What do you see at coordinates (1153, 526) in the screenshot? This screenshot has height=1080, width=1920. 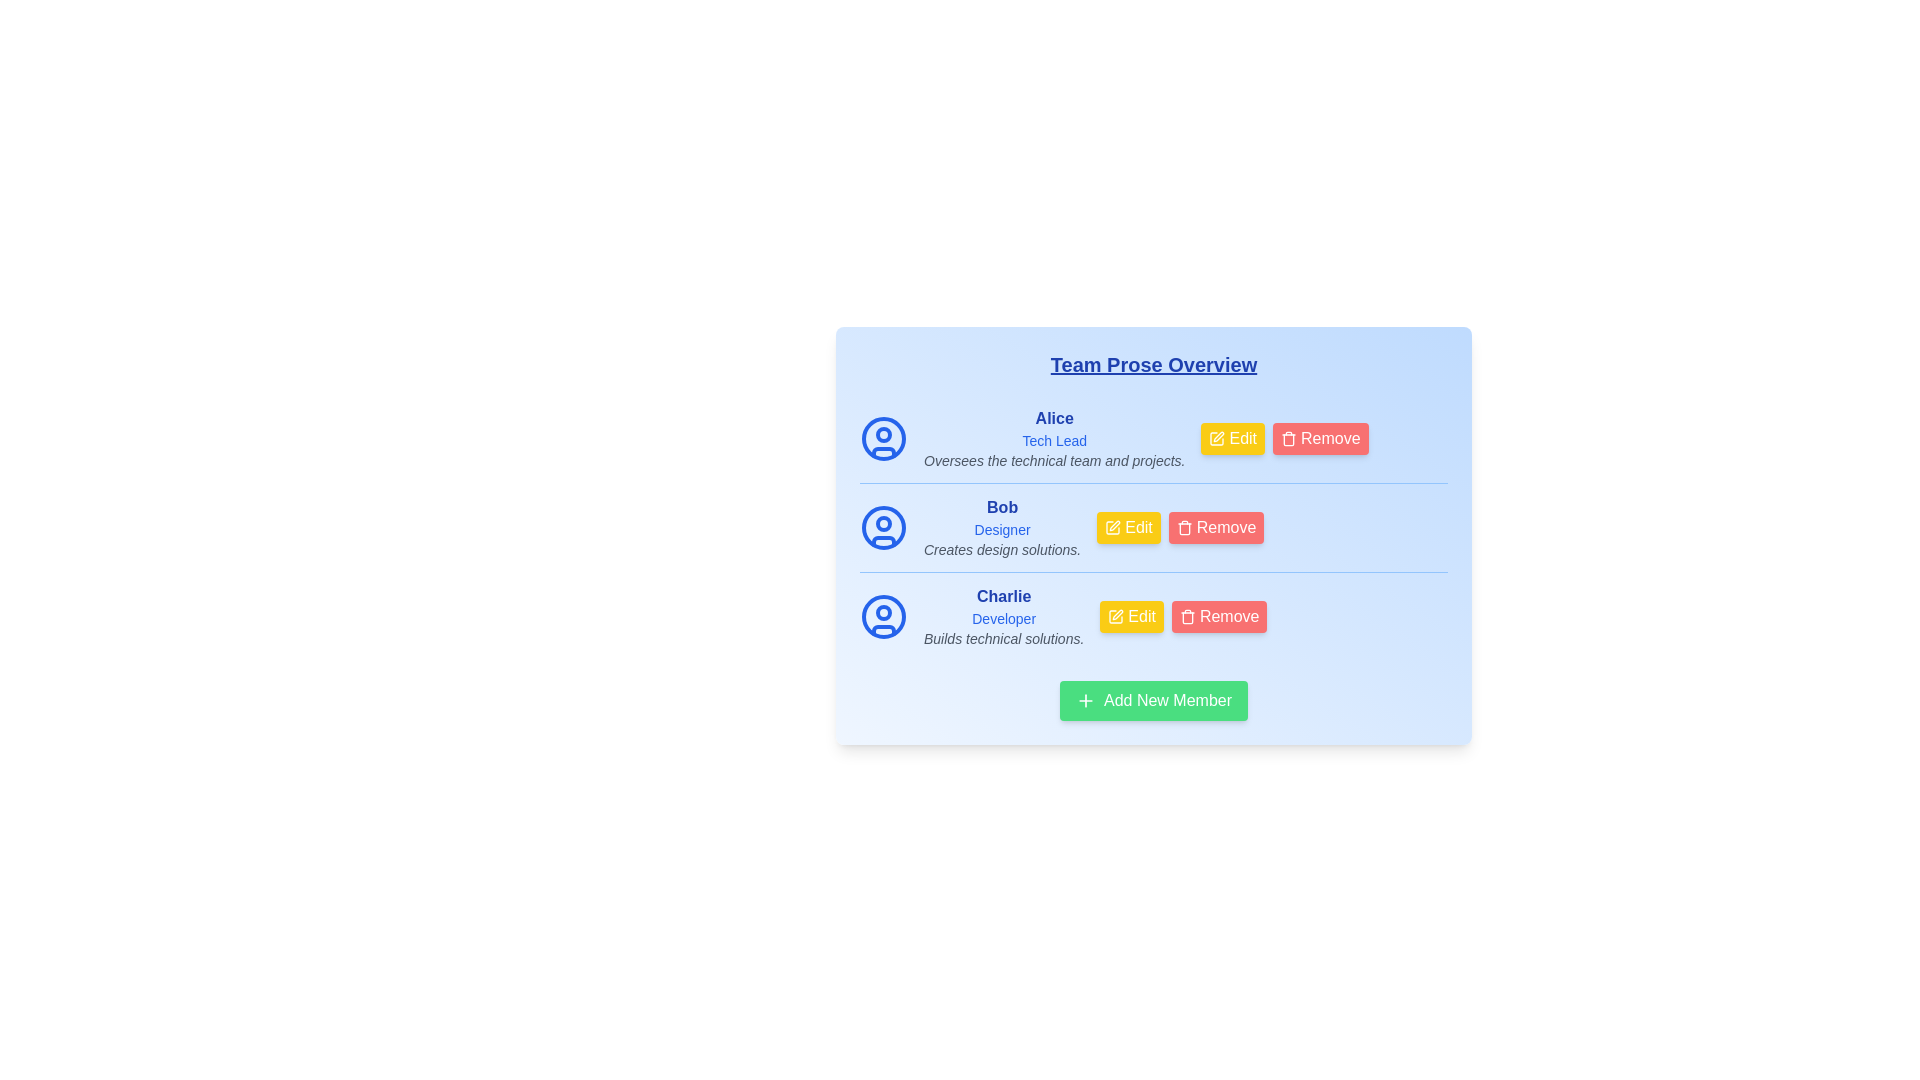 I see `the 'Edit' button (yellow) on the profile entry for 'Bob' to modify the profile` at bounding box center [1153, 526].